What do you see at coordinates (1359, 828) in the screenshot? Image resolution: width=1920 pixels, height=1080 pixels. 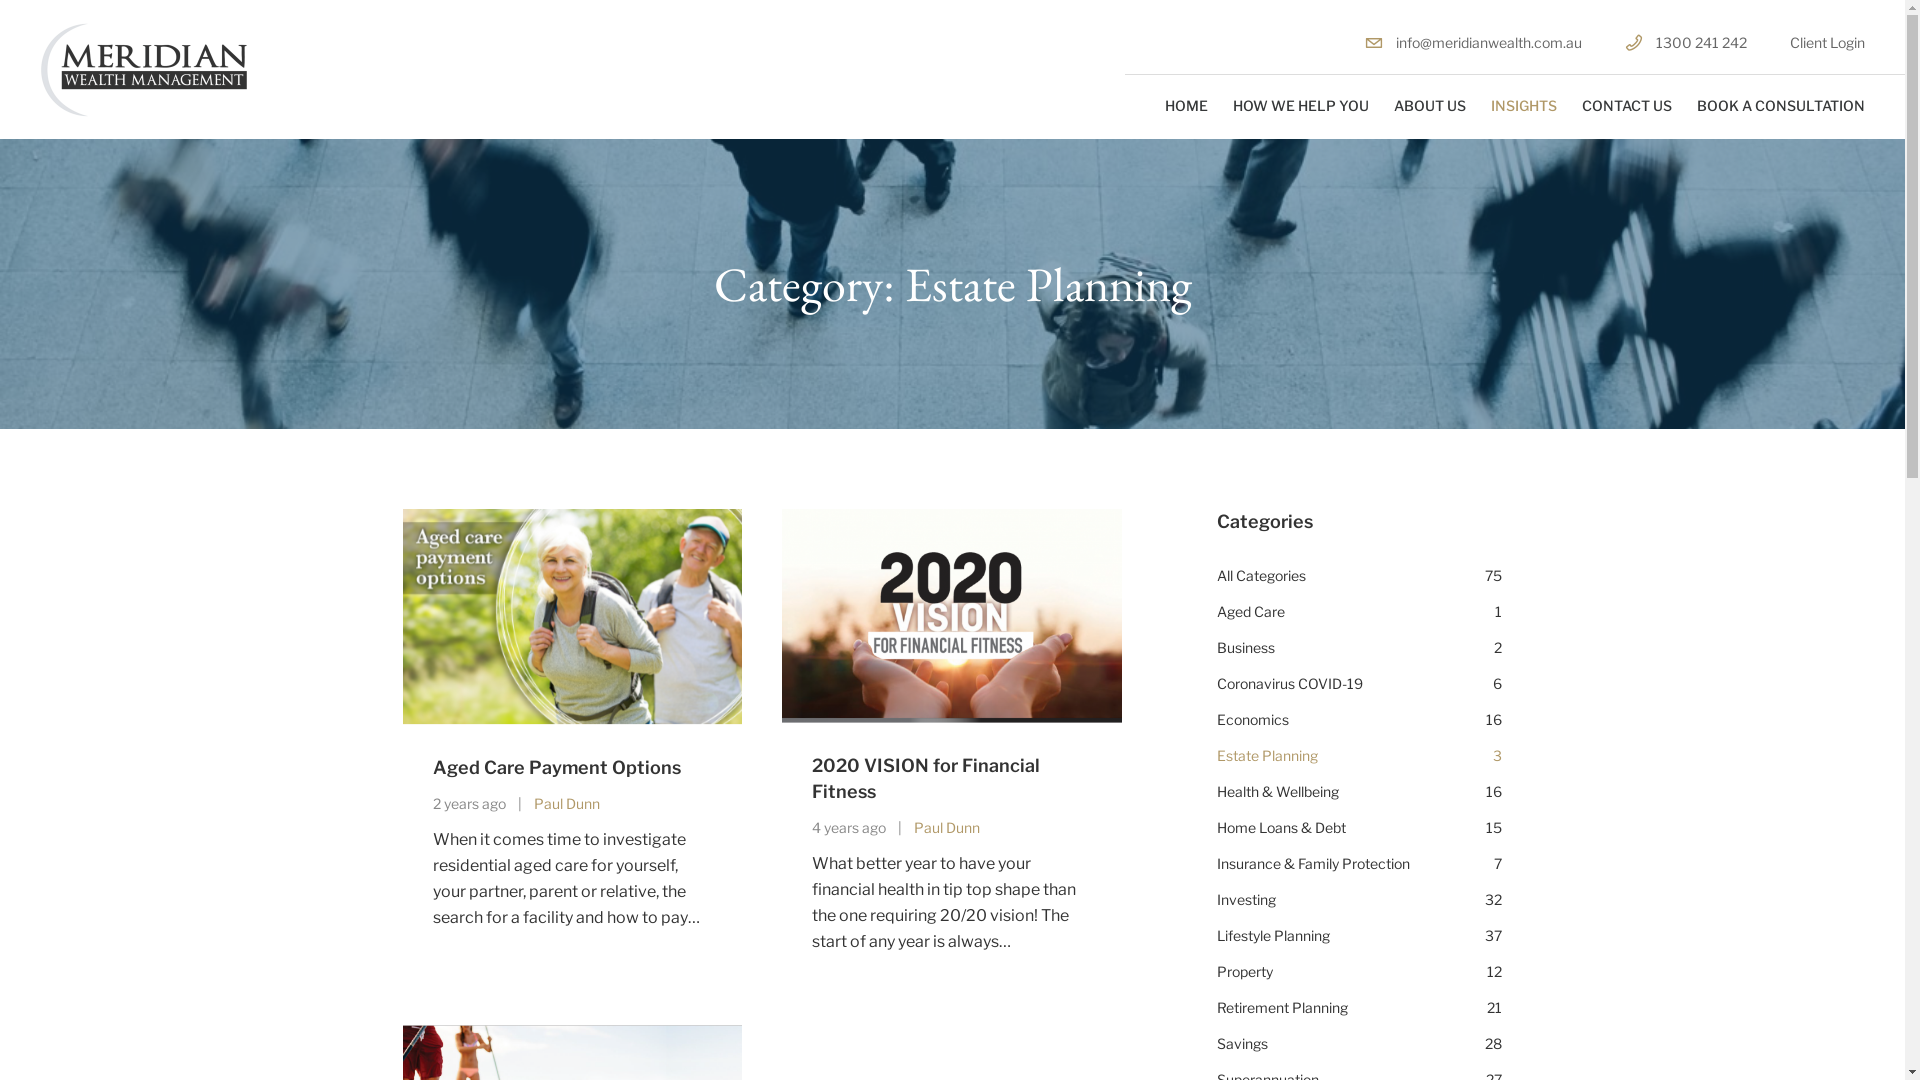 I see `'Home Loans & Debt` at bounding box center [1359, 828].